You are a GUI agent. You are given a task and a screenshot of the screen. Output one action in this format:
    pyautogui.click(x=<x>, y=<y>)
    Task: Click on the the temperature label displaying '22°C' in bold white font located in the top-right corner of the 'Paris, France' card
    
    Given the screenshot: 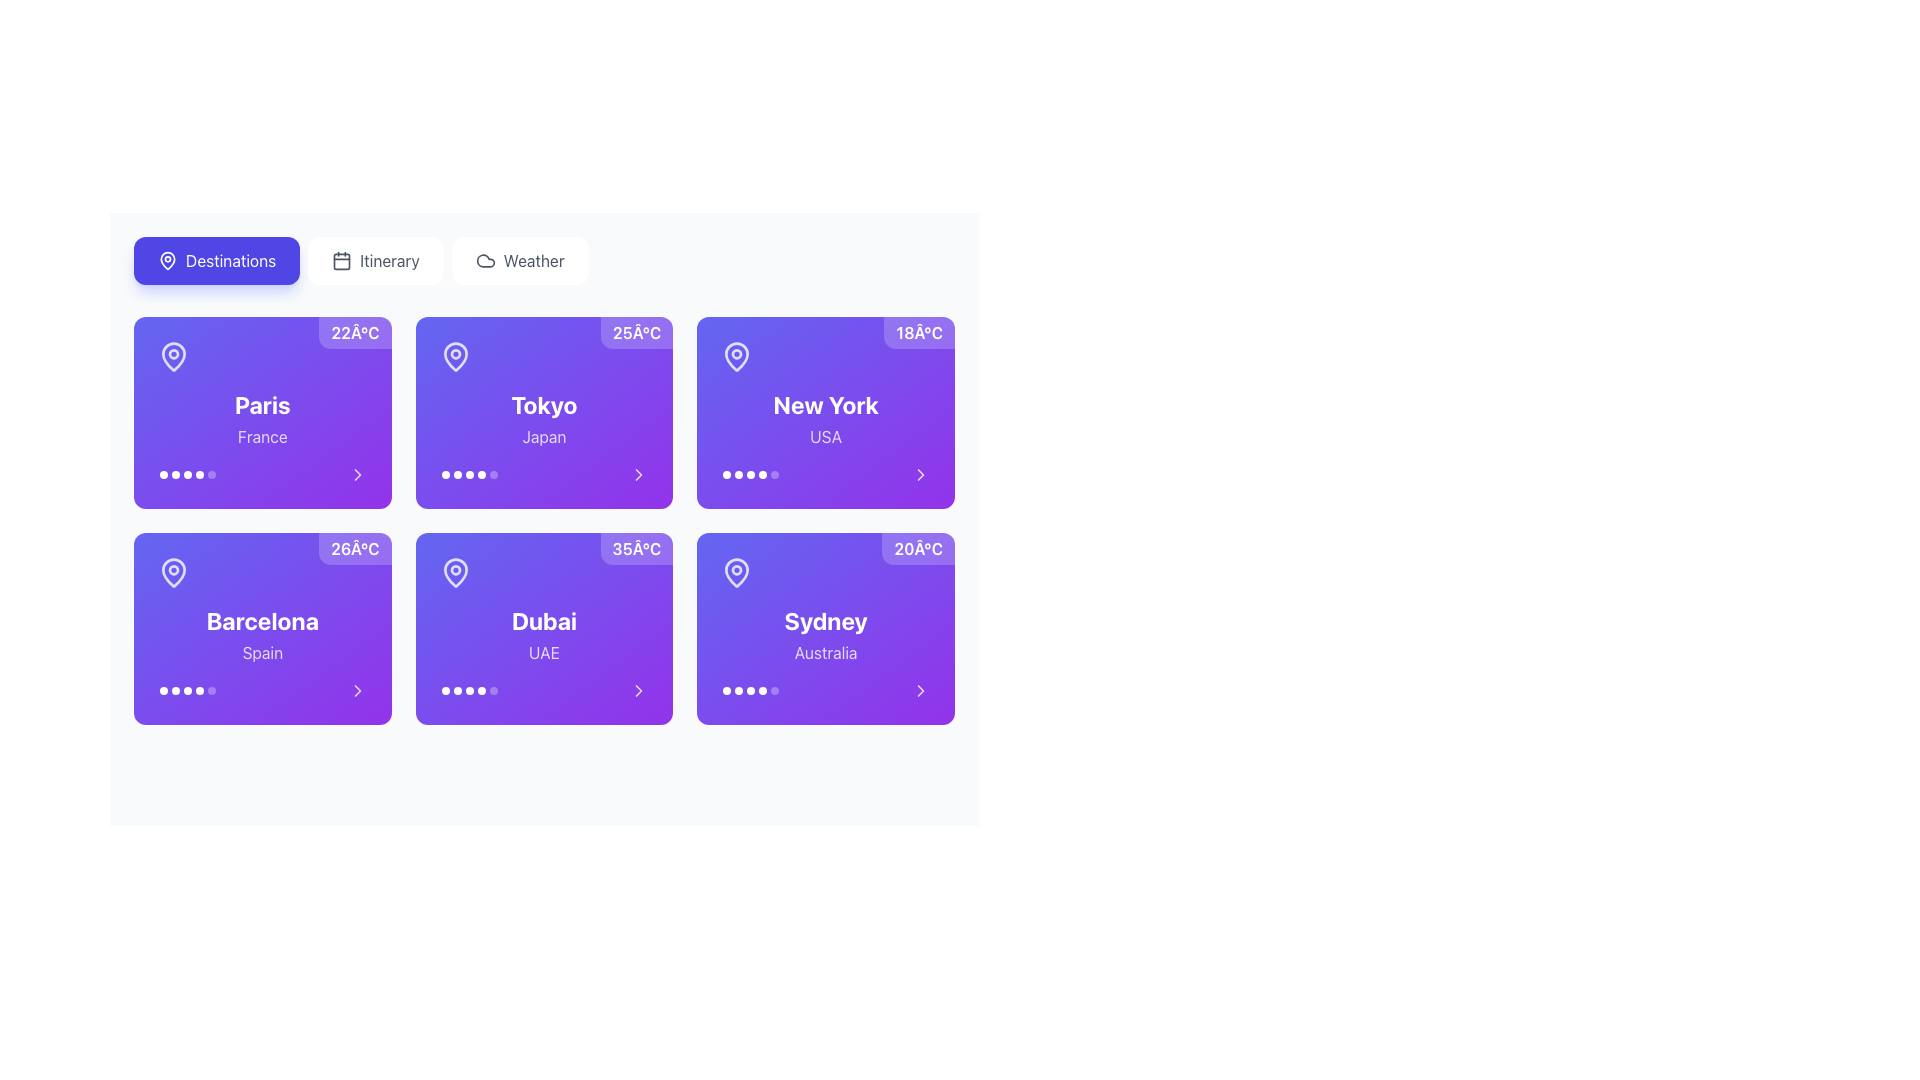 What is the action you would take?
    pyautogui.click(x=355, y=331)
    